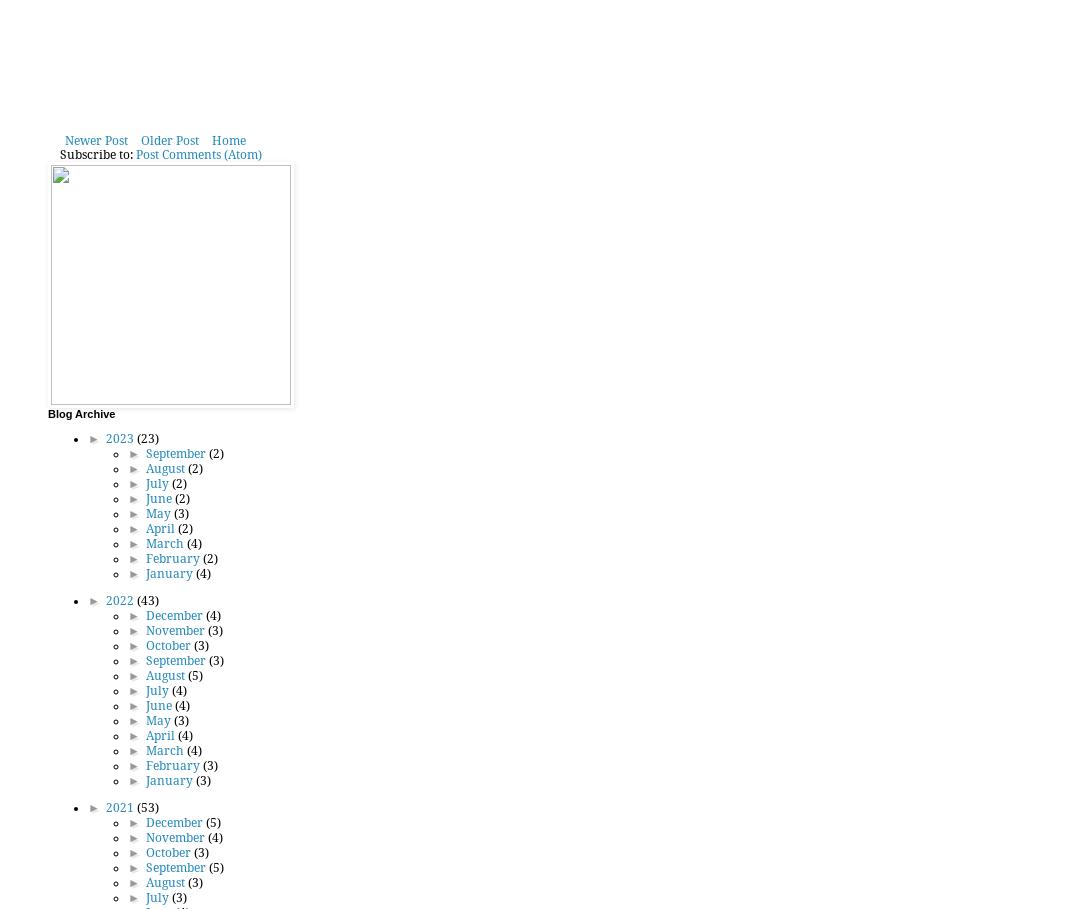  I want to click on '(53)', so click(145, 808).